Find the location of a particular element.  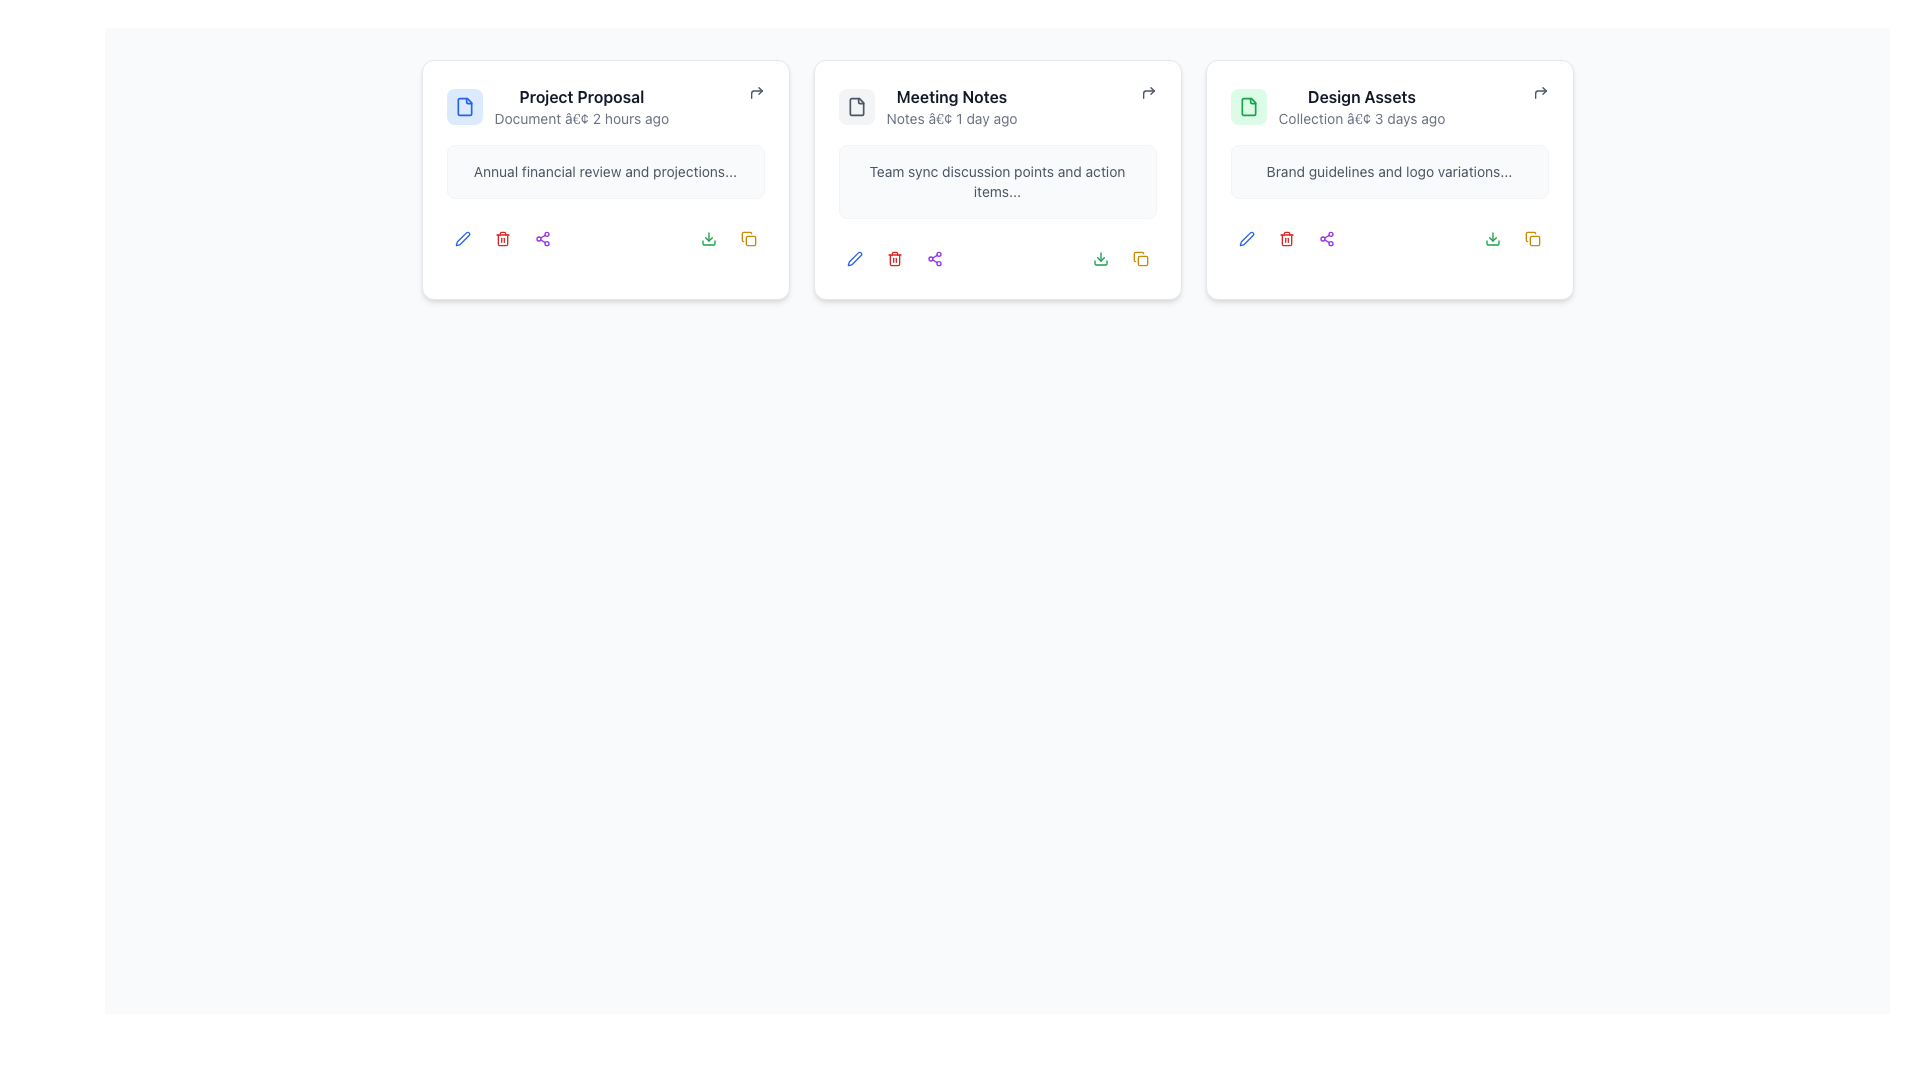

the connection or share icon button, which is located in the bottom-right corner of the 'Project Proposal' card is located at coordinates (542, 238).